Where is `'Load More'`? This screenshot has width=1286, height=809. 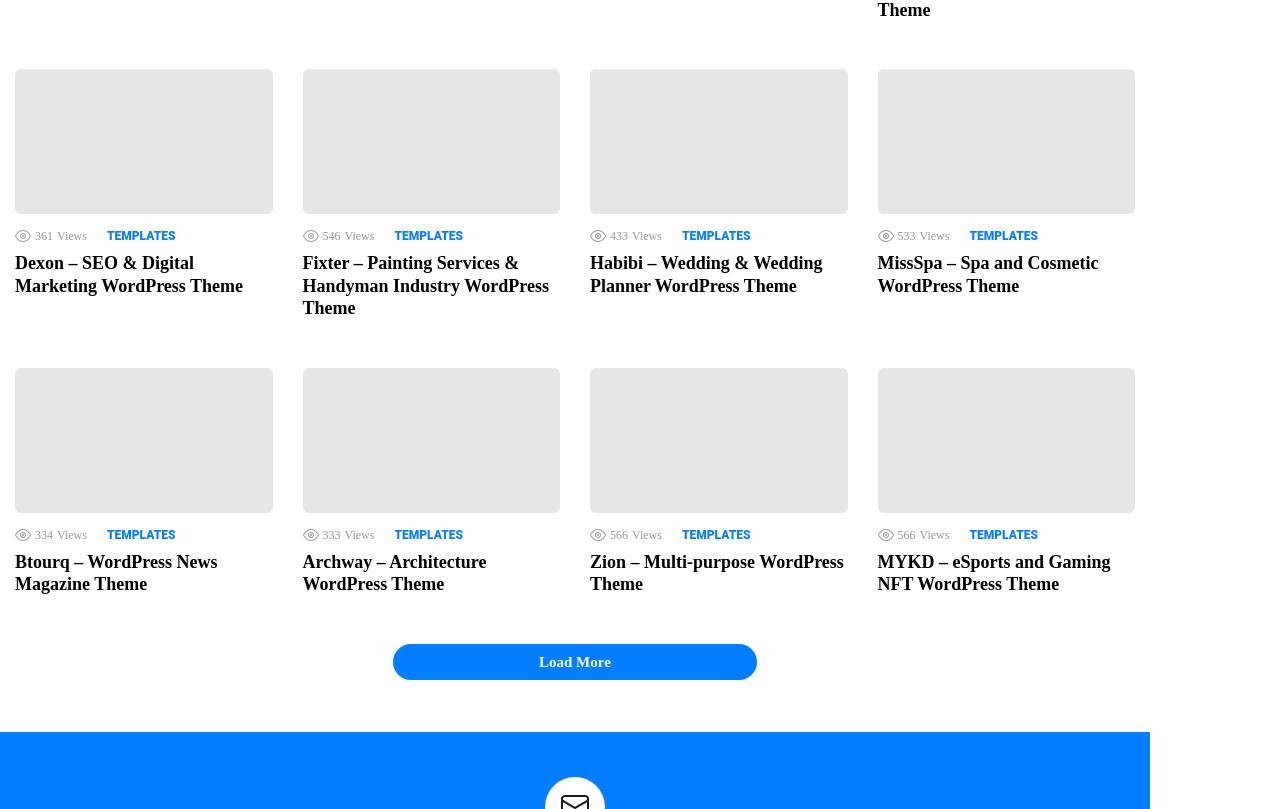
'Load More' is located at coordinates (573, 661).